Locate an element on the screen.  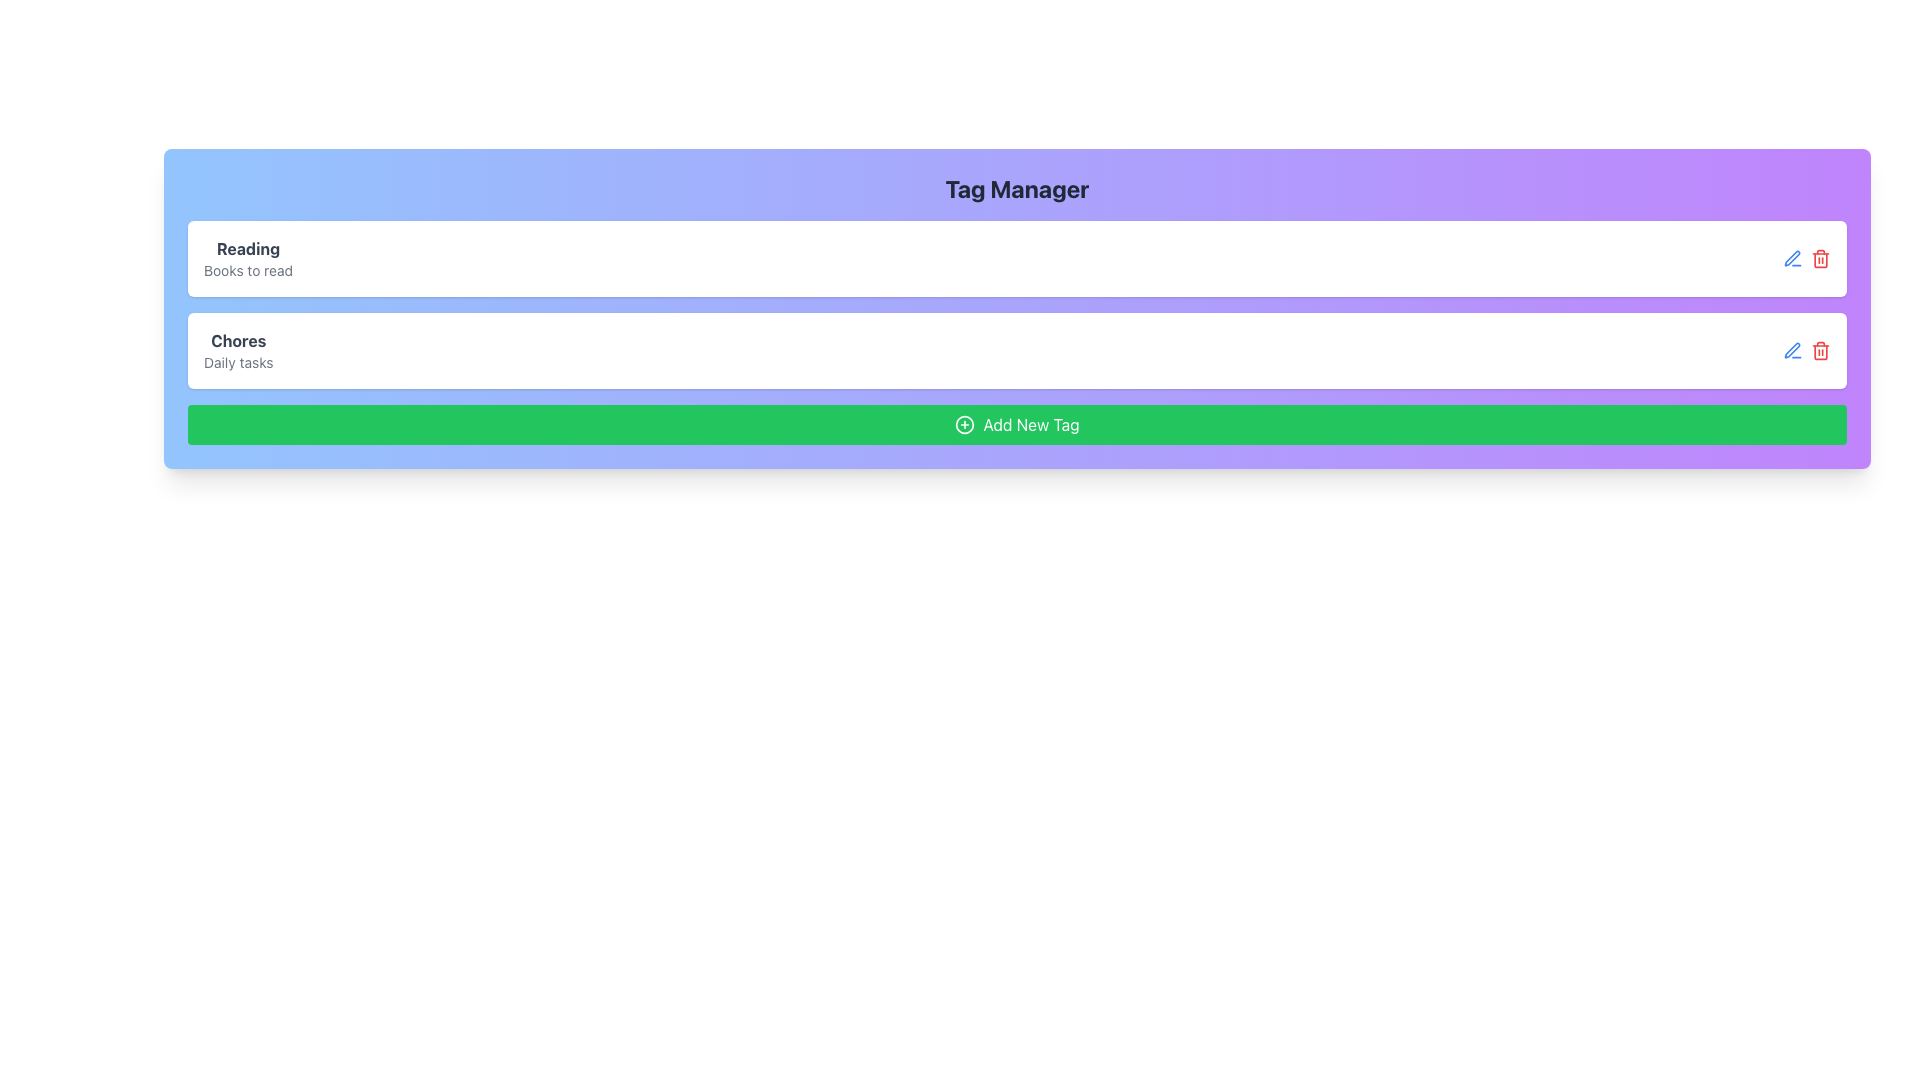
the label that serves as a title for the associated content, positioned above the 'Daily tasks' text and below the 'Reading' section is located at coordinates (238, 339).